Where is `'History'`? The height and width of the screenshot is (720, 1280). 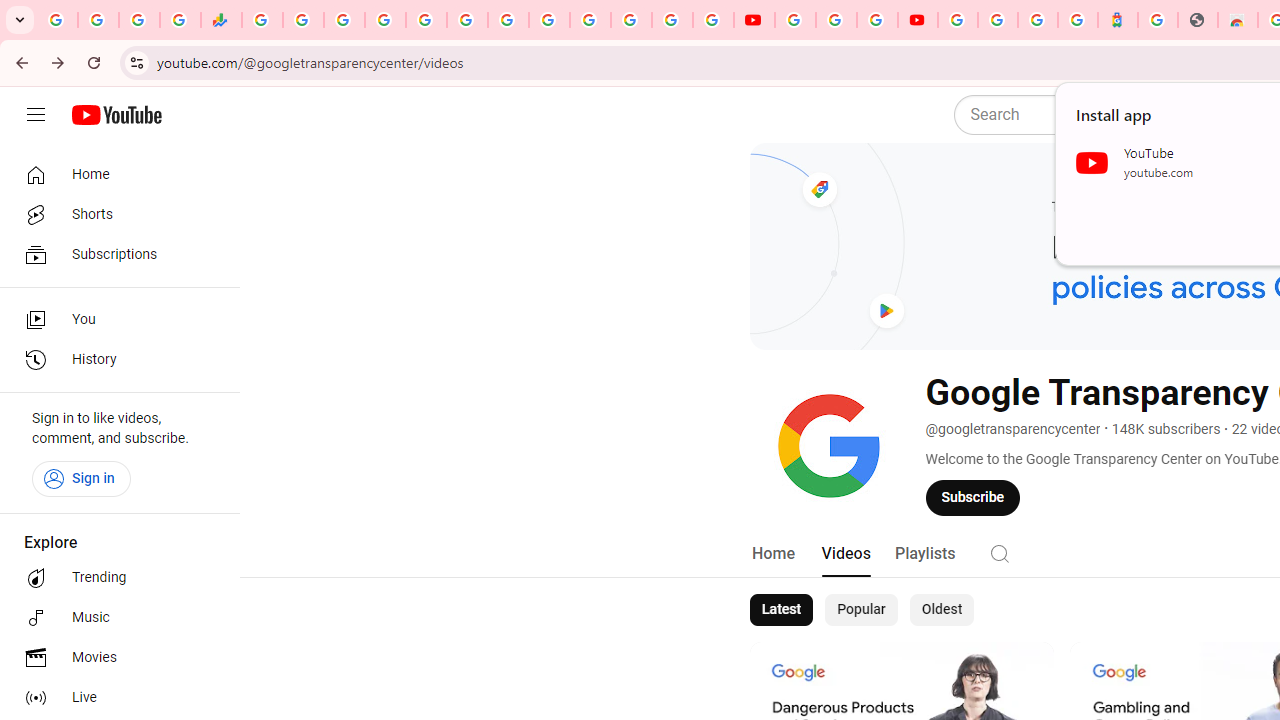
'History' is located at coordinates (112, 360).